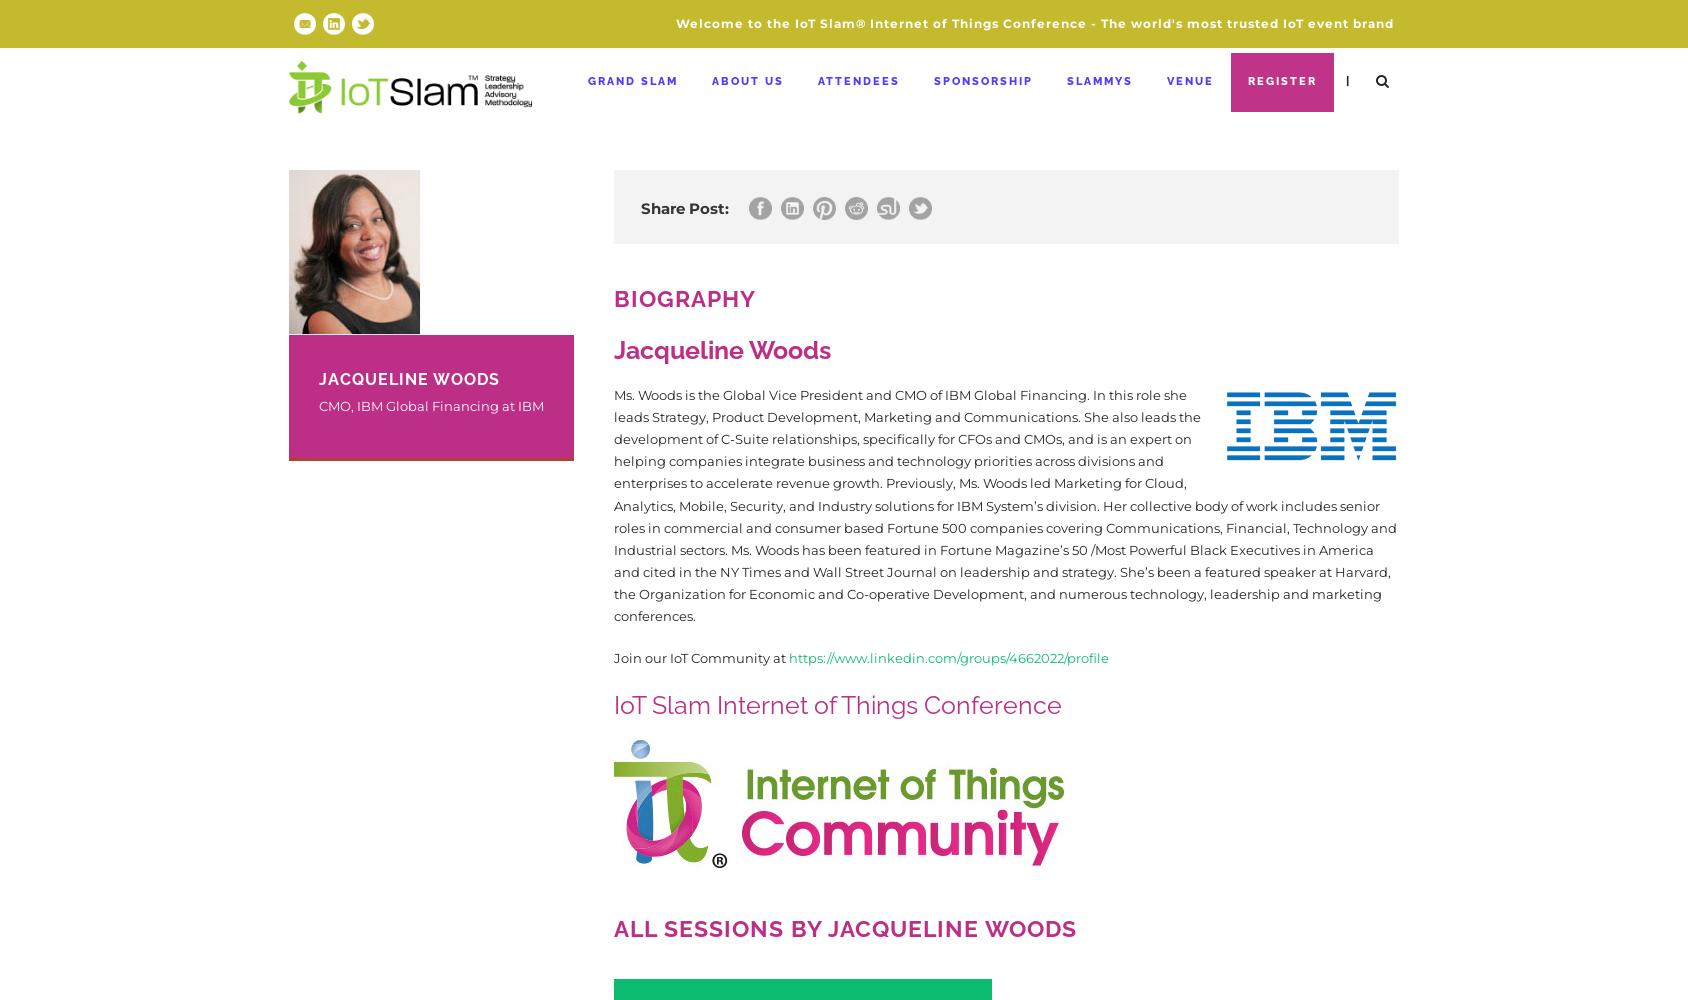 The image size is (1688, 1000). What do you see at coordinates (1346, 79) in the screenshot?
I see `'|'` at bounding box center [1346, 79].